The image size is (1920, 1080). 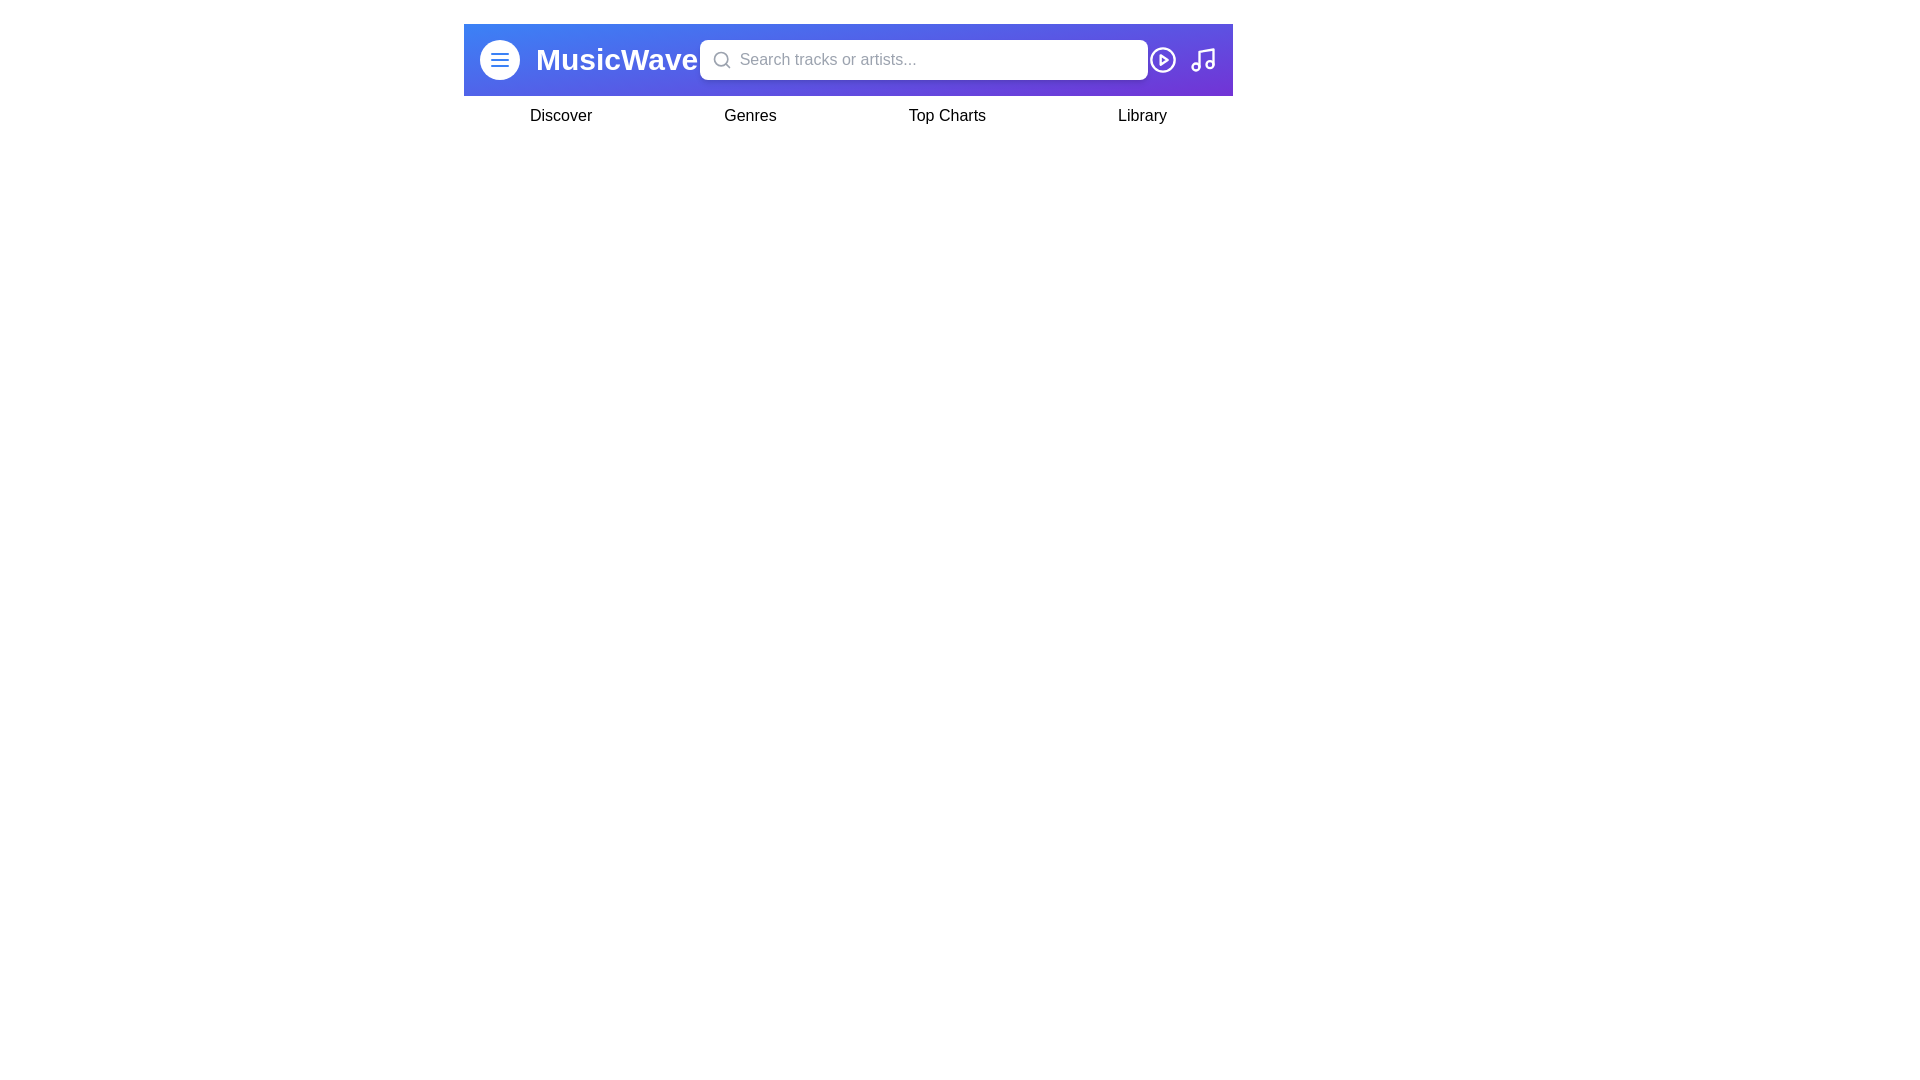 What do you see at coordinates (748, 115) in the screenshot?
I see `the navigation item Genres by clicking on it` at bounding box center [748, 115].